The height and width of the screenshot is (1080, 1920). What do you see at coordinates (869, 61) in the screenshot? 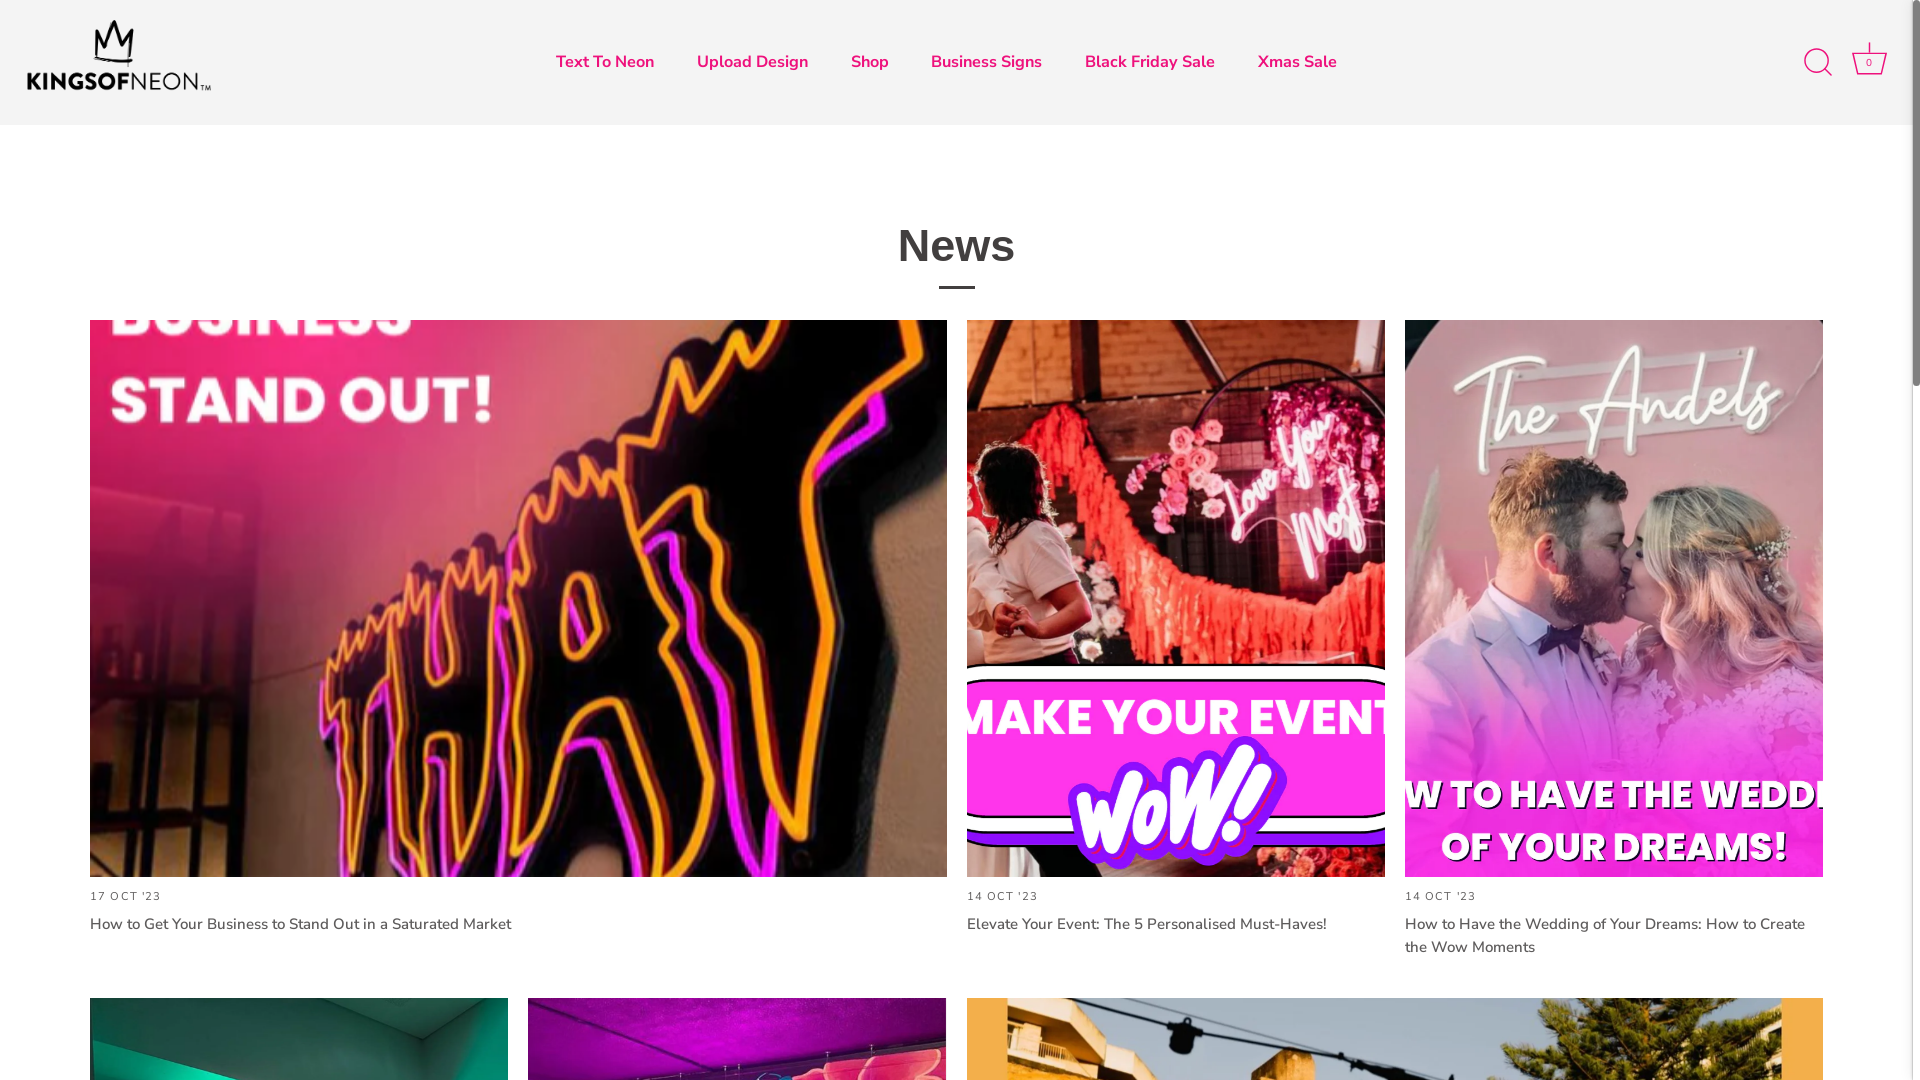
I see `'Shop'` at bounding box center [869, 61].